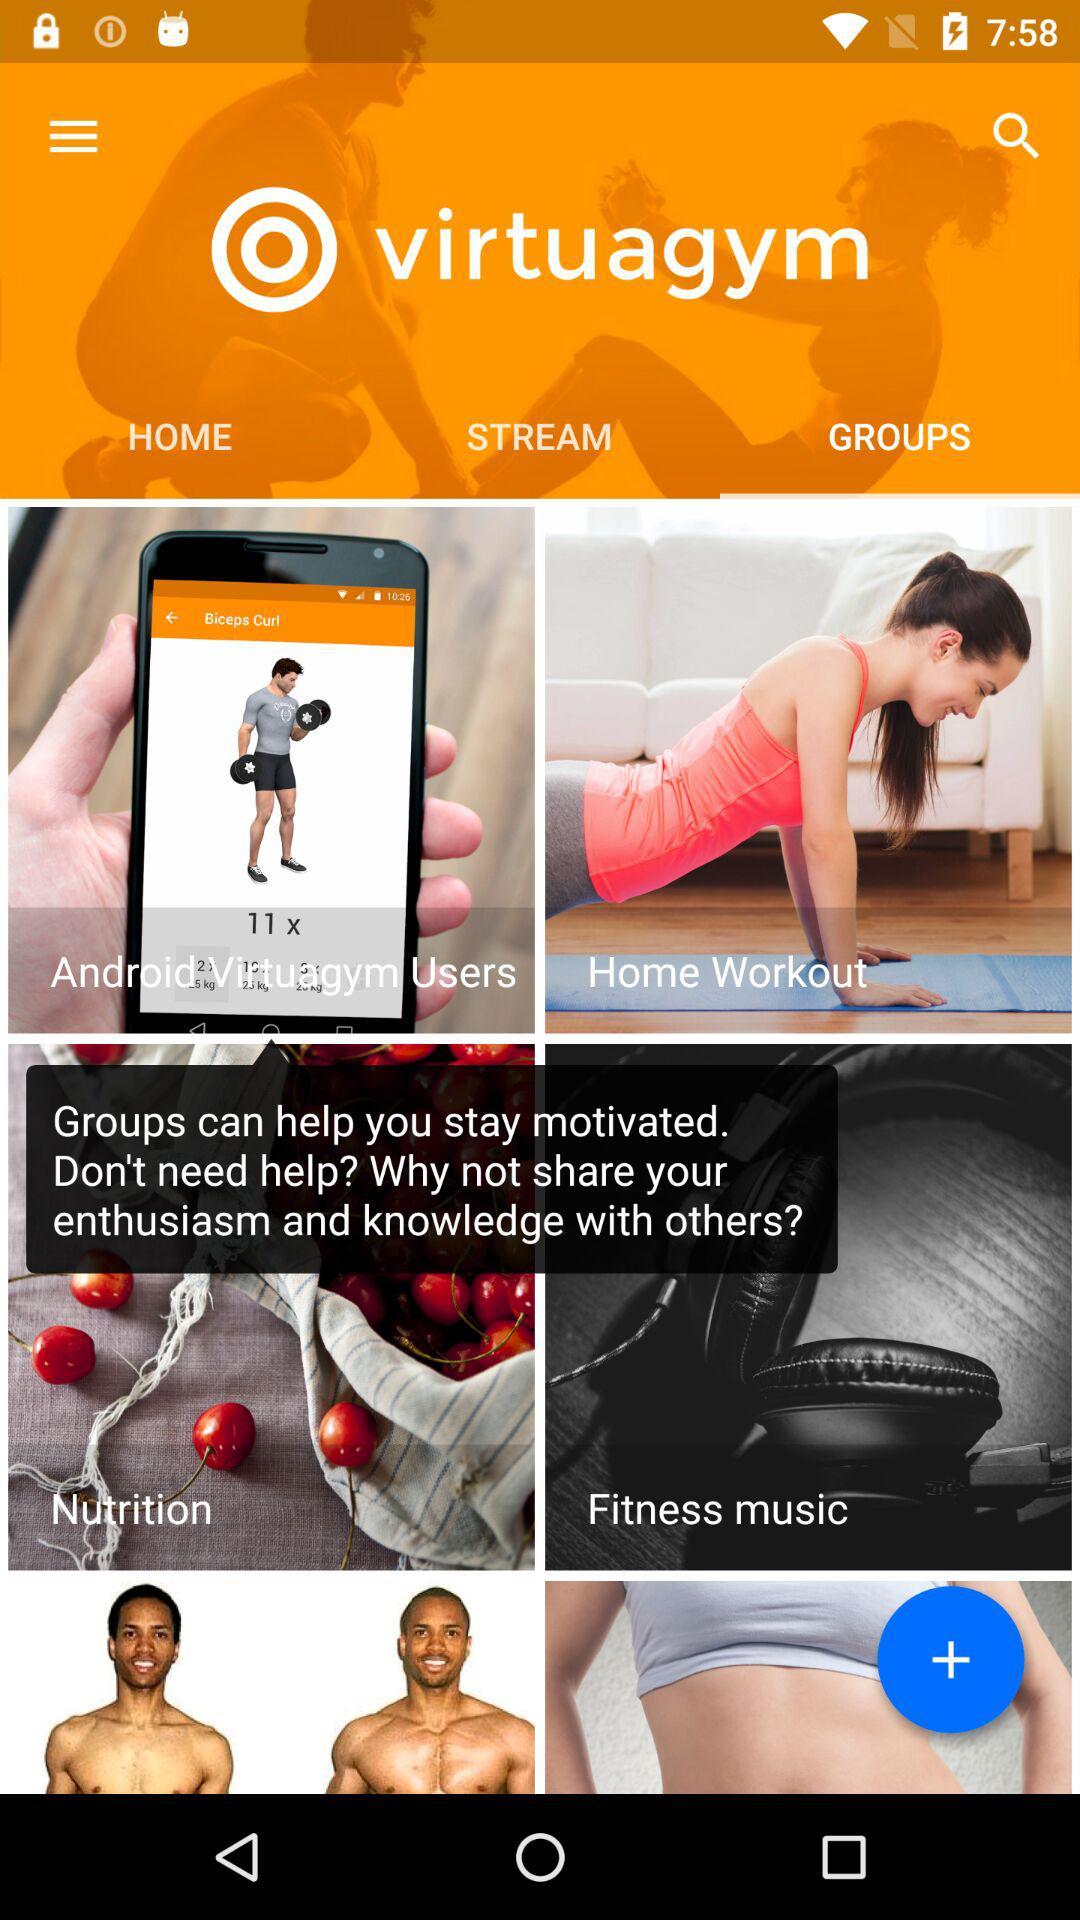 This screenshot has width=1080, height=1920. I want to click on topic, so click(271, 769).